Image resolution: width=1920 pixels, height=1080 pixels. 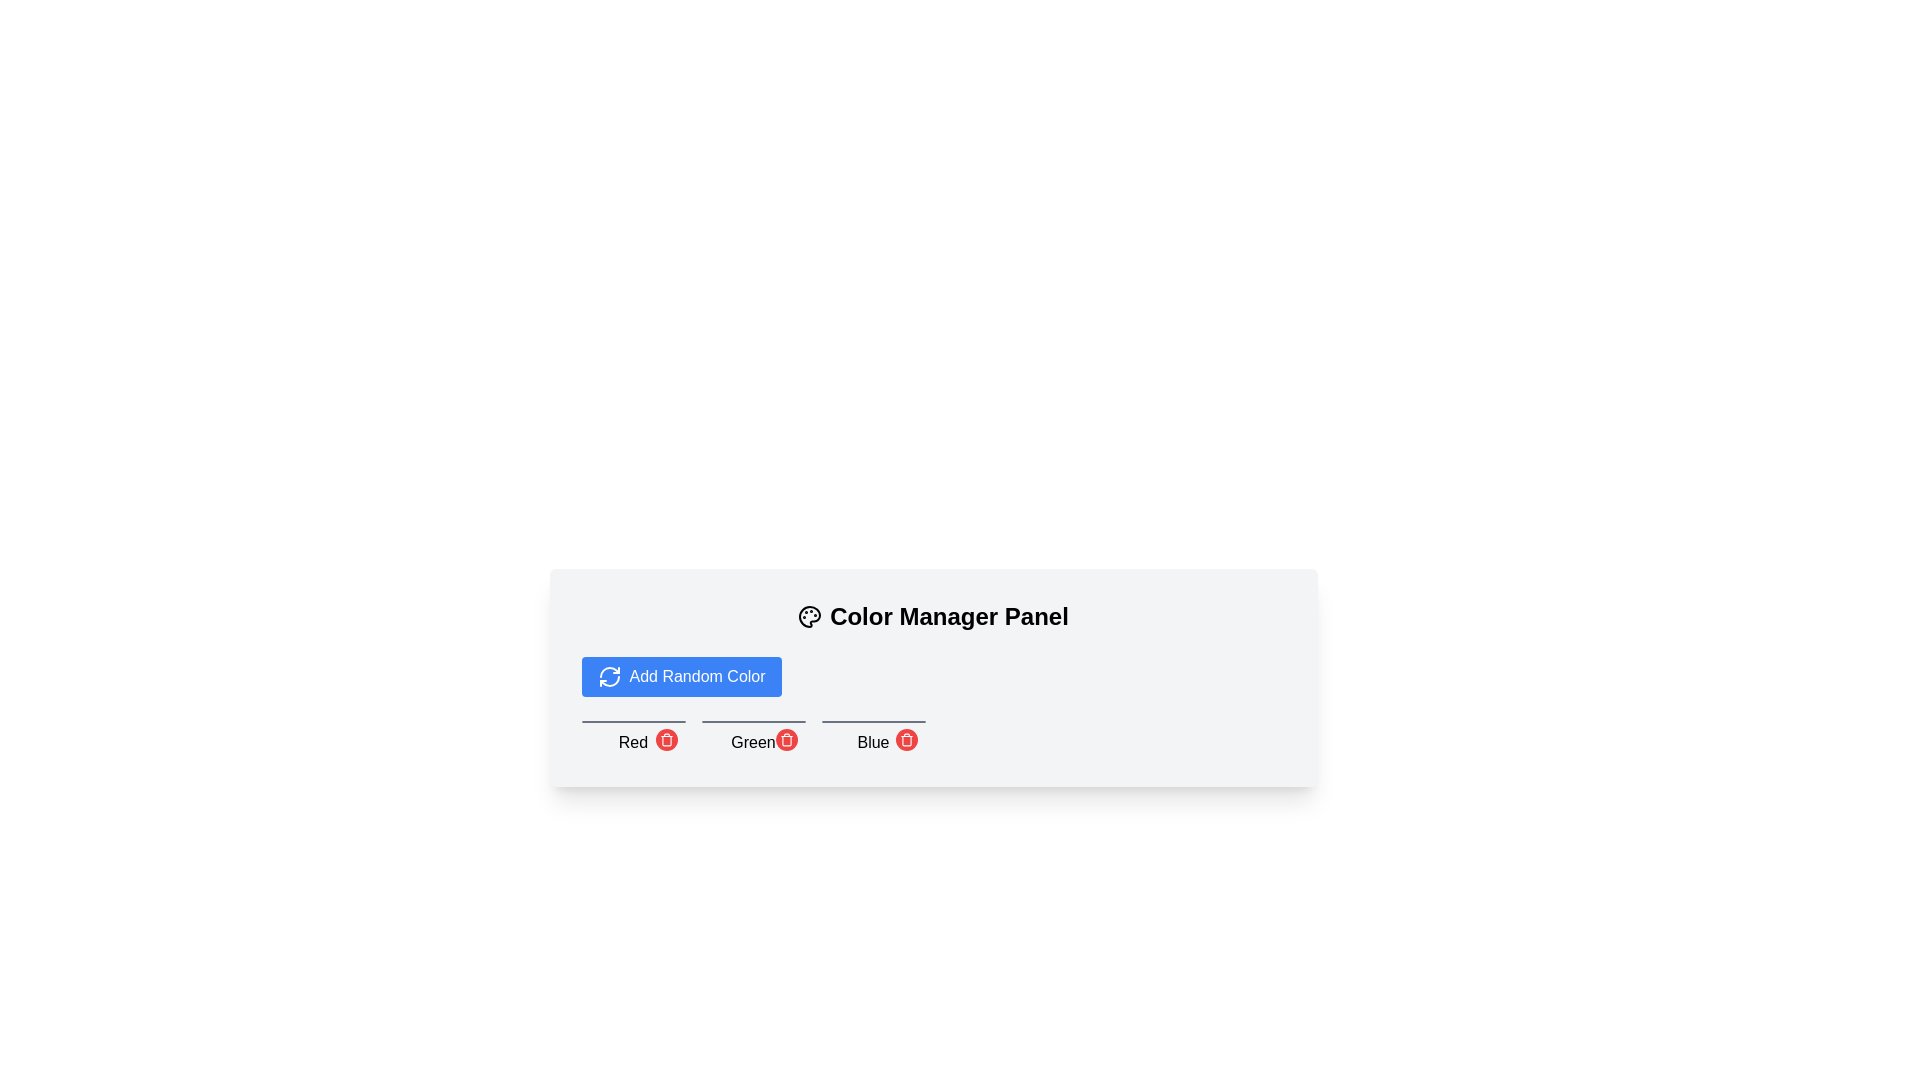 What do you see at coordinates (785, 740) in the screenshot?
I see `the delete button located at the top-right corner of the 'Green' color section in the color manager panel` at bounding box center [785, 740].